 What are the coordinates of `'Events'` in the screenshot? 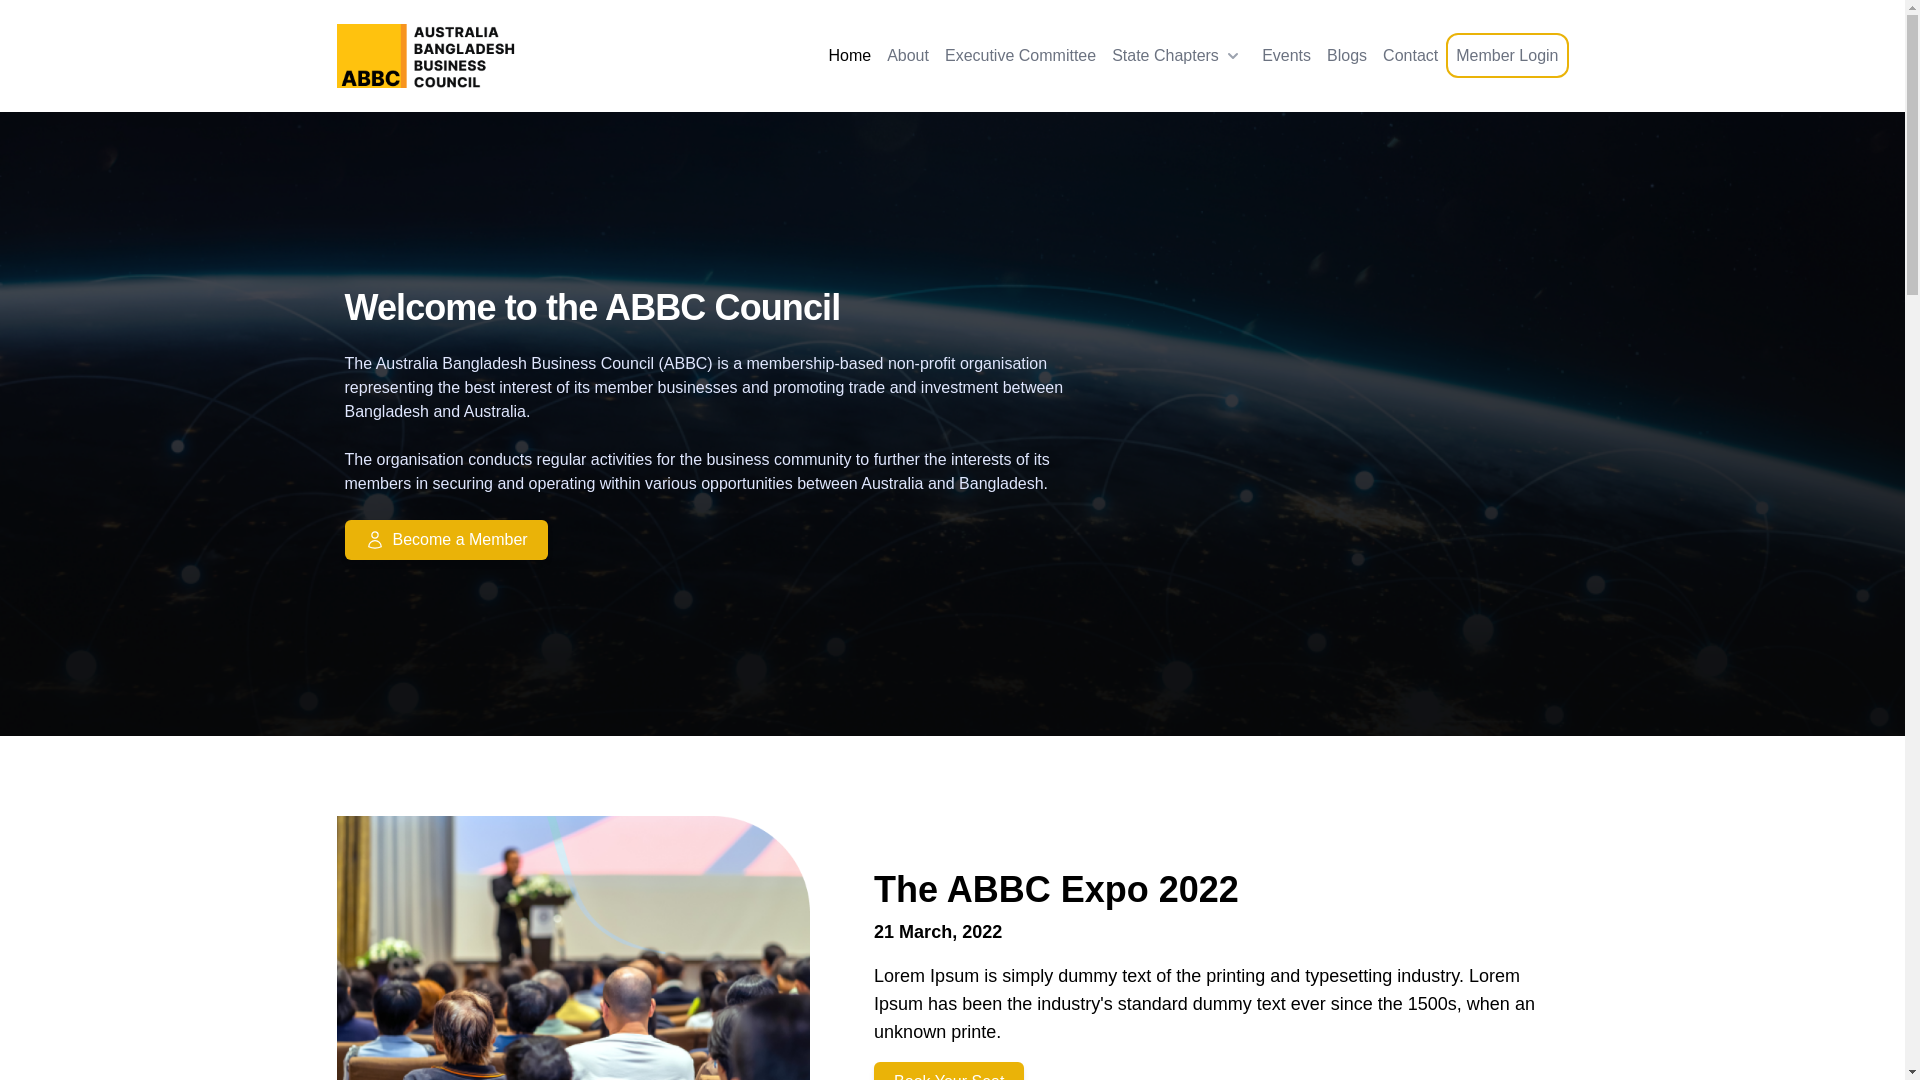 It's located at (1286, 55).